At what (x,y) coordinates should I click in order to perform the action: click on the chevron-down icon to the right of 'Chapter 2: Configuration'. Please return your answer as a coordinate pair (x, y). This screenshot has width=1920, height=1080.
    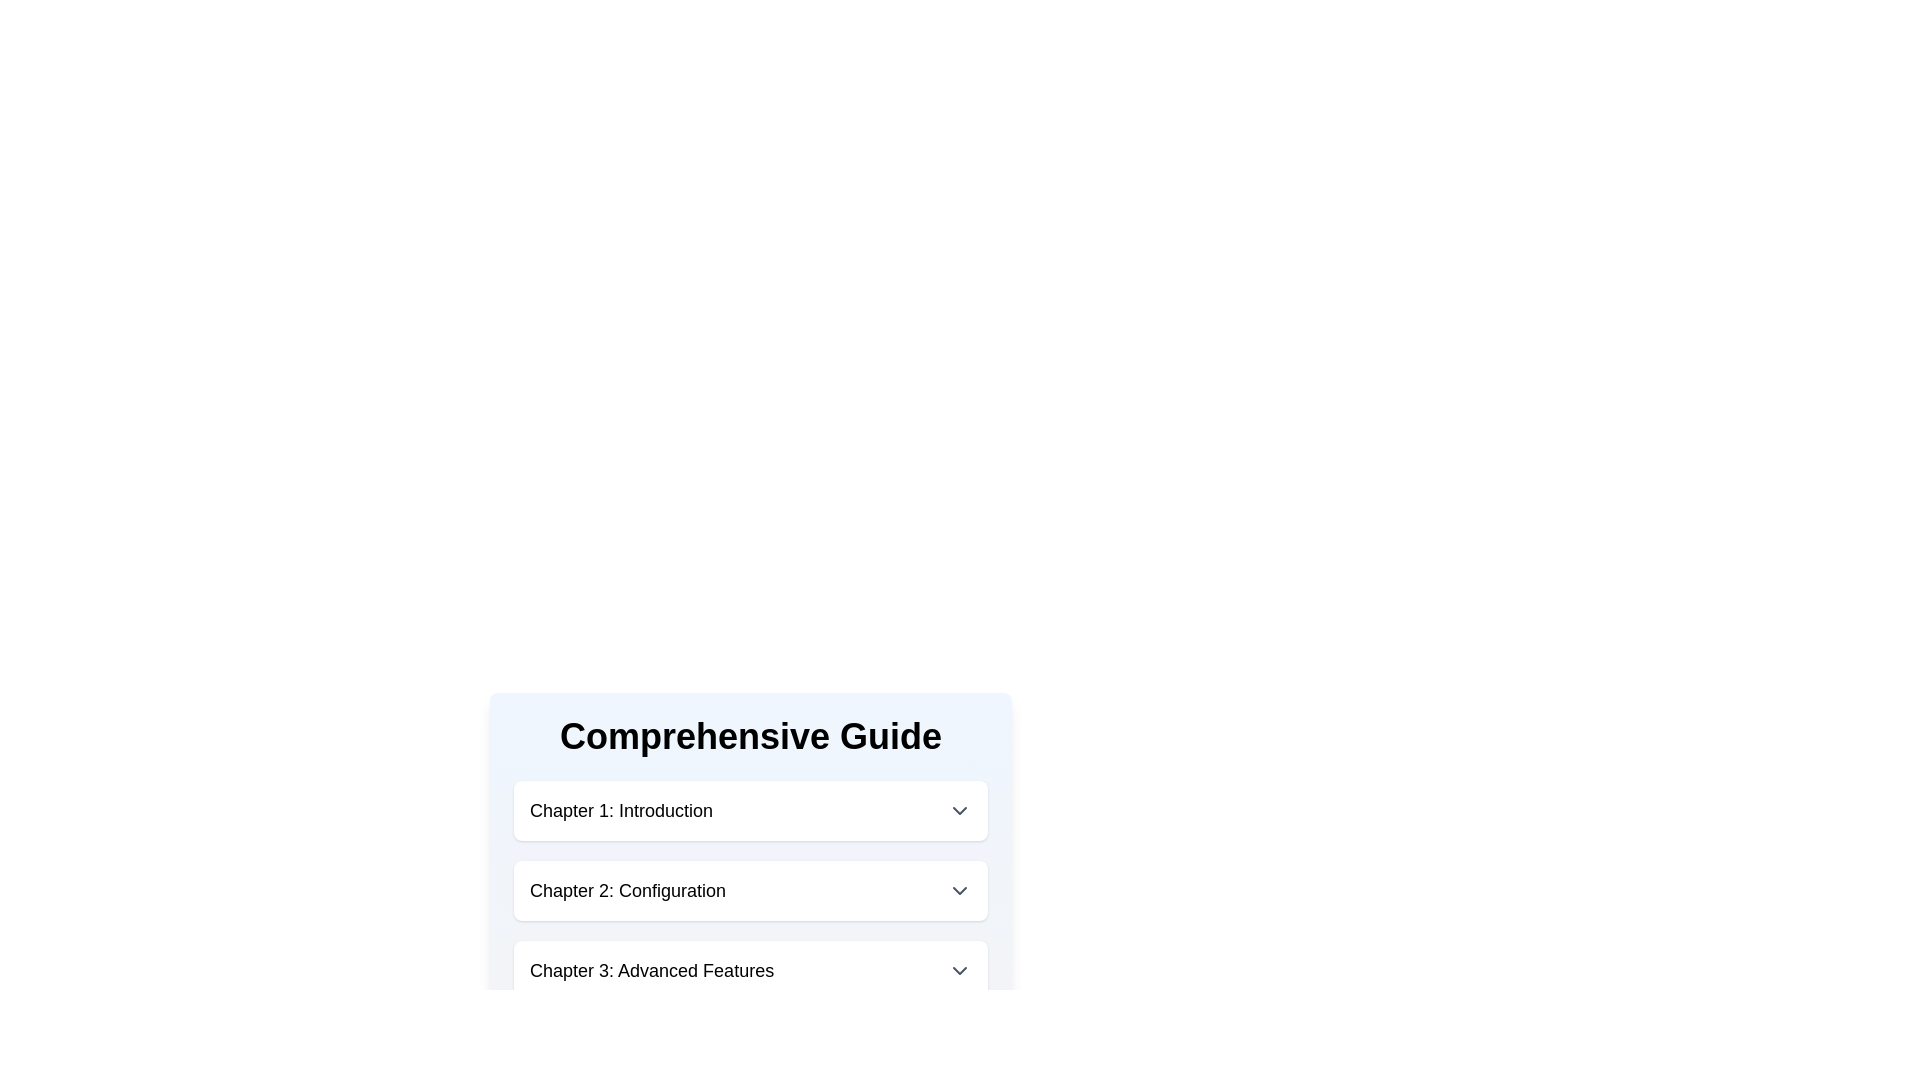
    Looking at the image, I should click on (960, 890).